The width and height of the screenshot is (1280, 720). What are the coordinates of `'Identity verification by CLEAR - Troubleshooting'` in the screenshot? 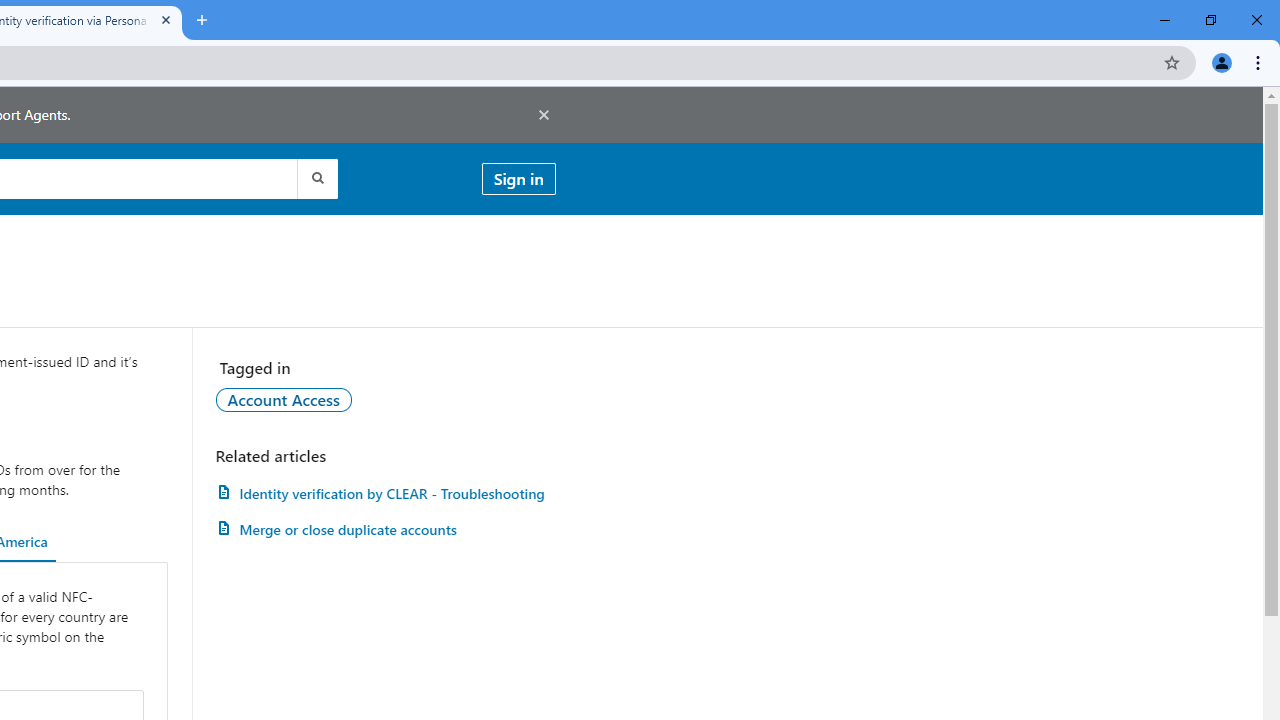 It's located at (385, 493).